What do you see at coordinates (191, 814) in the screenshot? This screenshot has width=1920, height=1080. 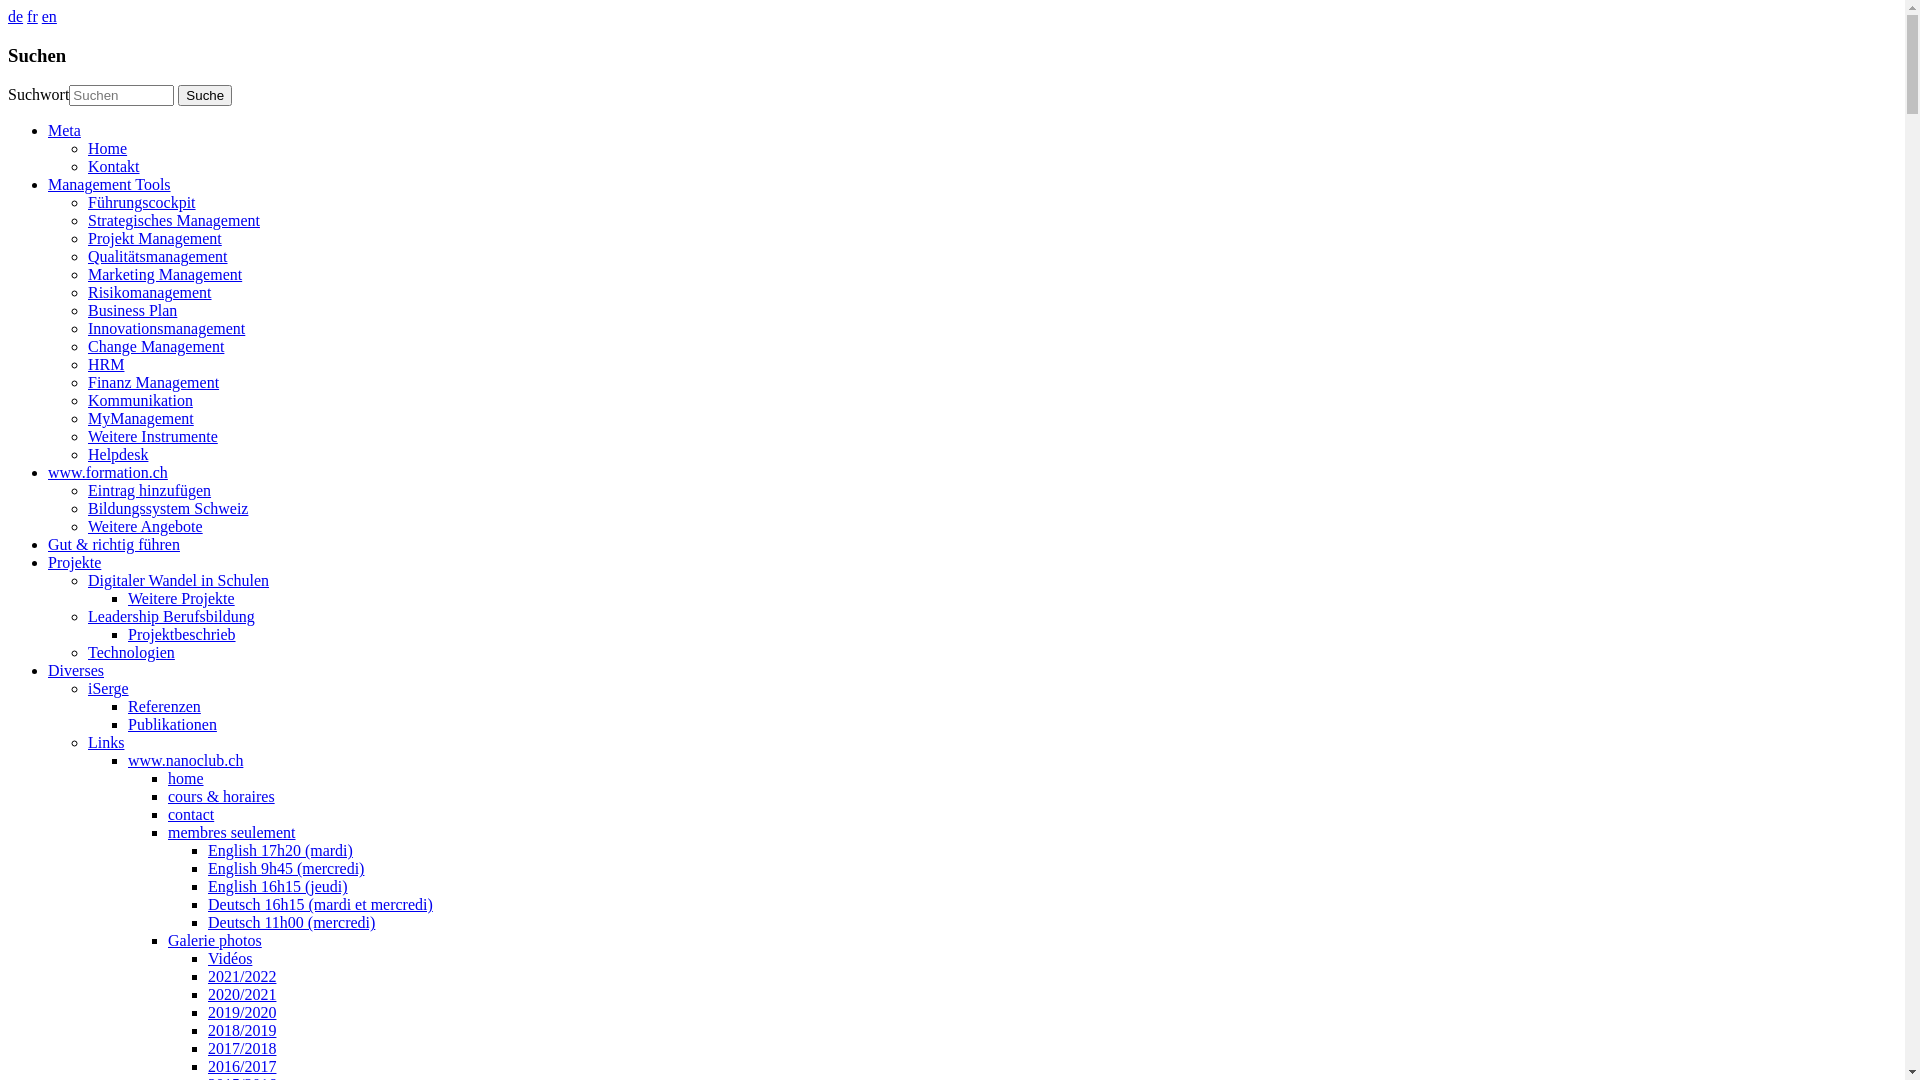 I see `'contact'` at bounding box center [191, 814].